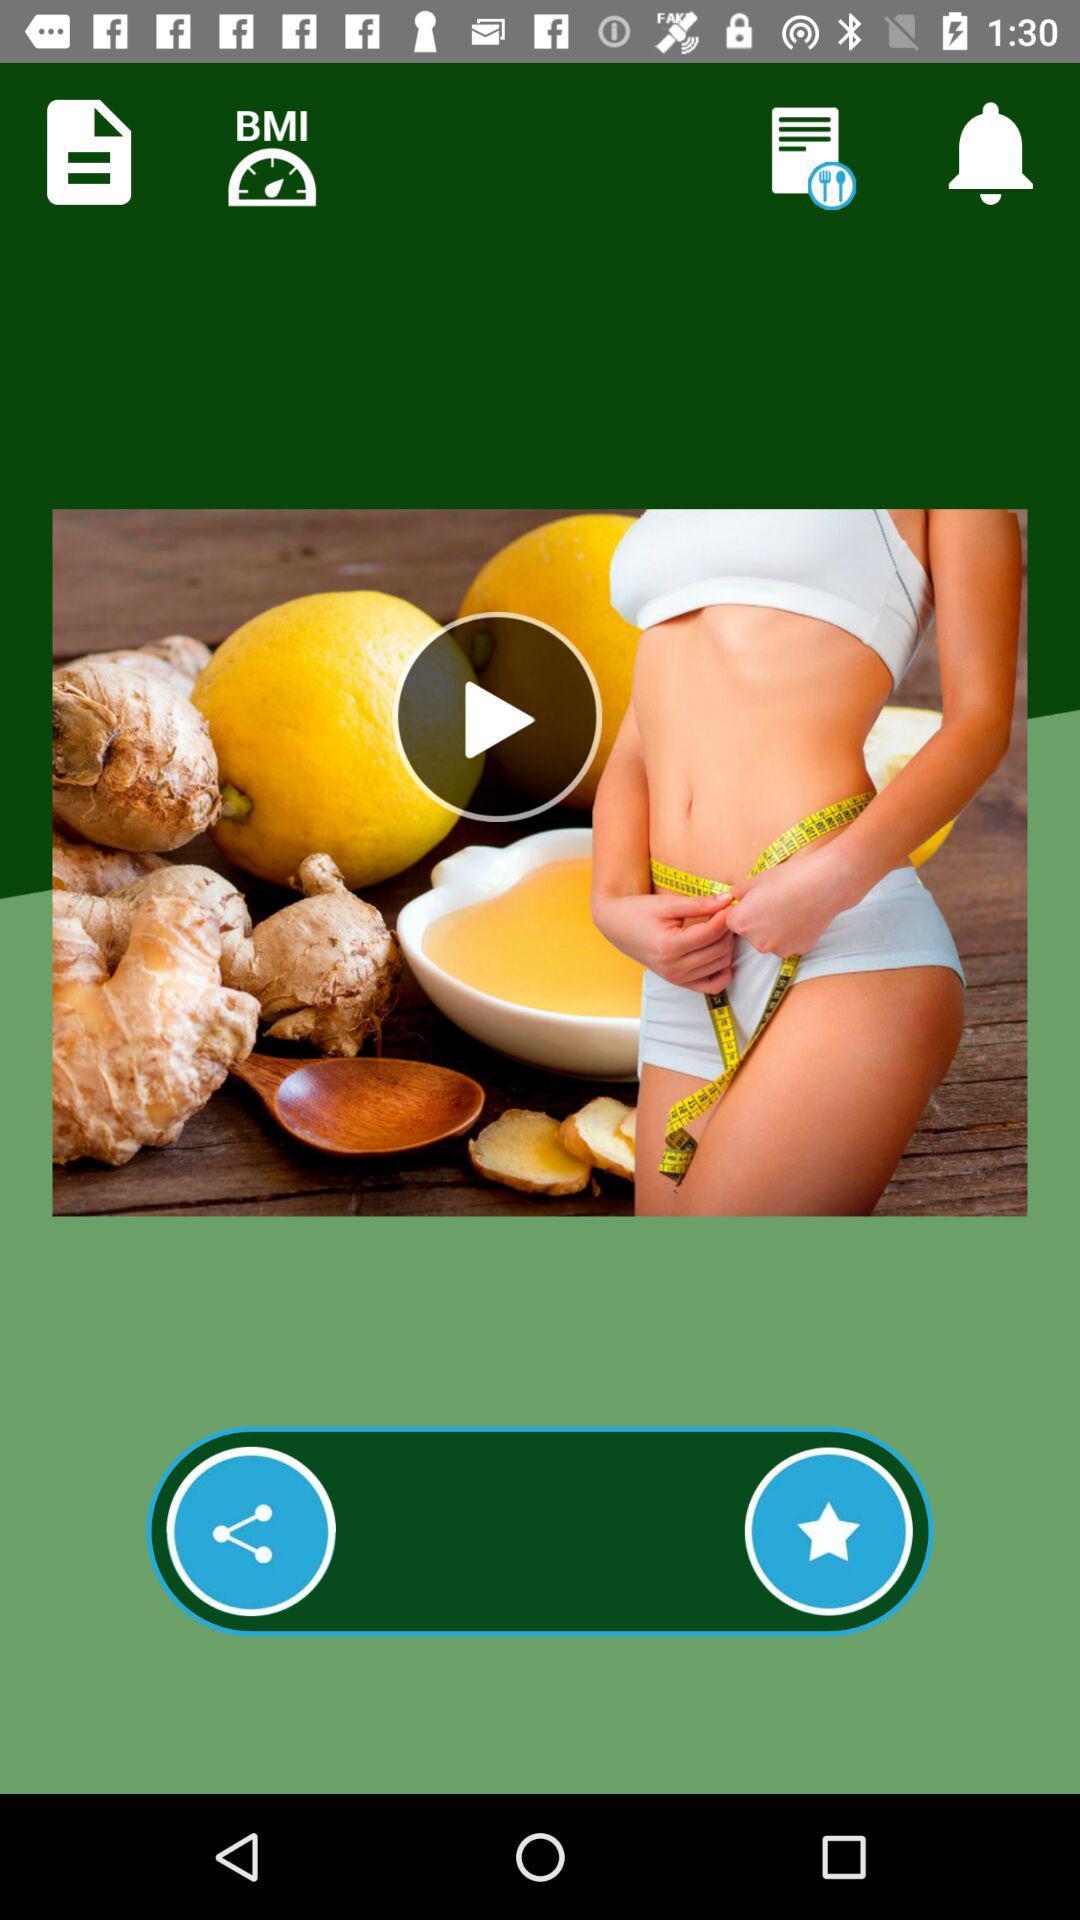 Image resolution: width=1080 pixels, height=1920 pixels. I want to click on notifications available, so click(990, 151).